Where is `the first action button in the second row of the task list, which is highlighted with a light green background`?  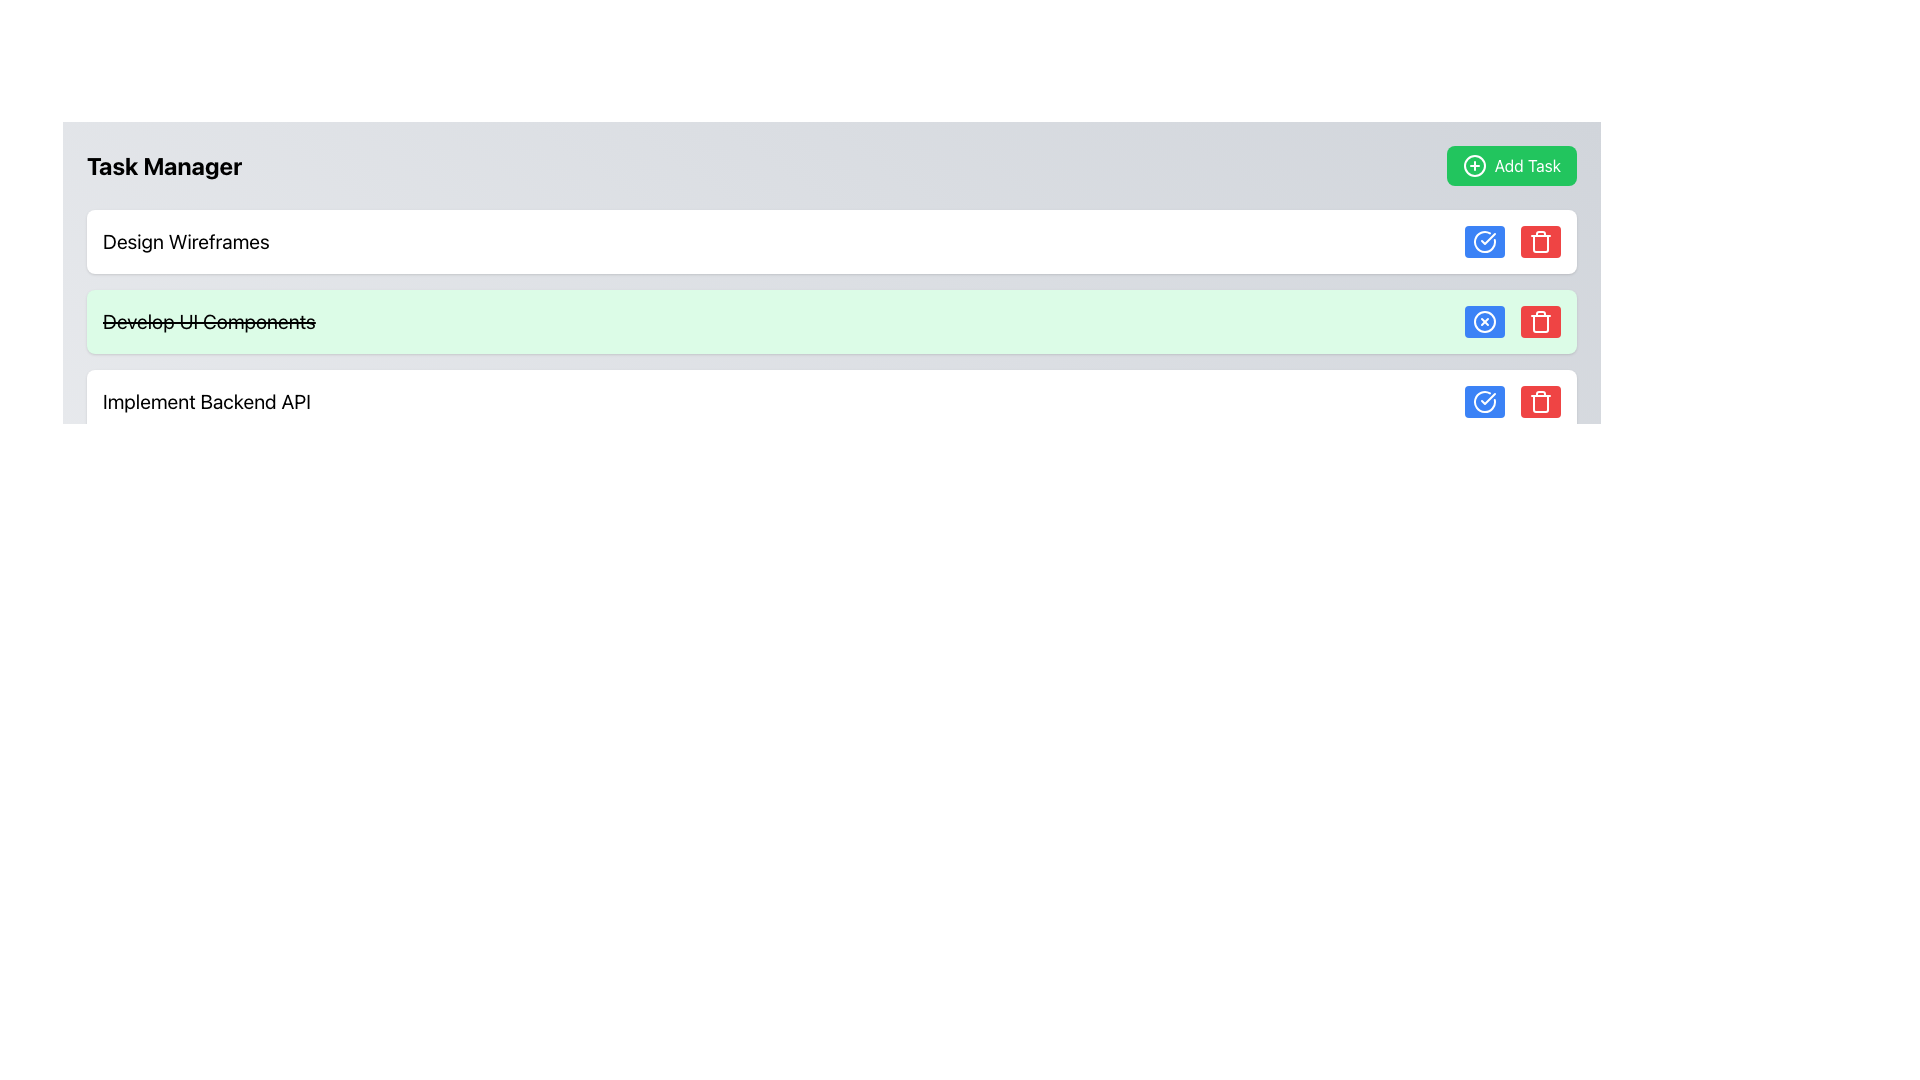
the first action button in the second row of the task list, which is highlighted with a light green background is located at coordinates (1484, 320).